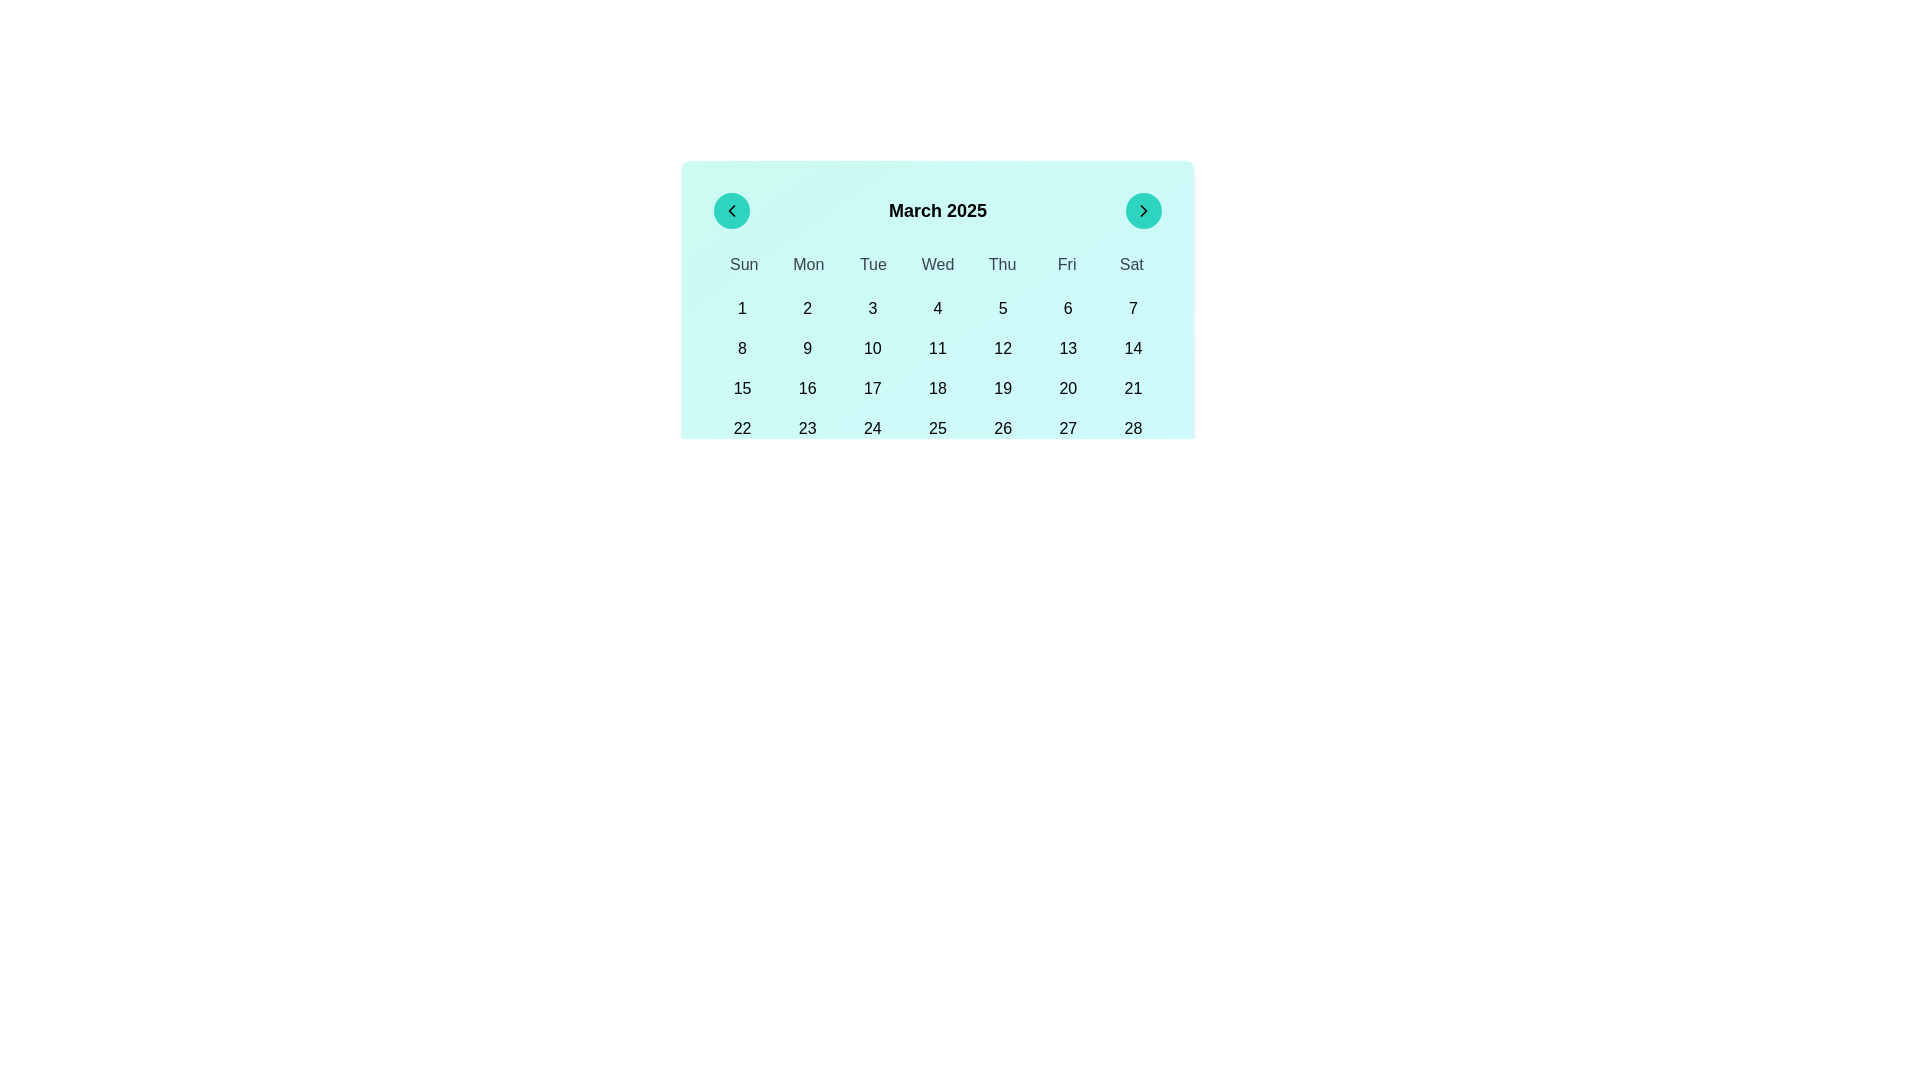  Describe the element at coordinates (1143, 211) in the screenshot. I see `the button located at the far right of the calendar header, adjacent to 'March 2025'` at that location.